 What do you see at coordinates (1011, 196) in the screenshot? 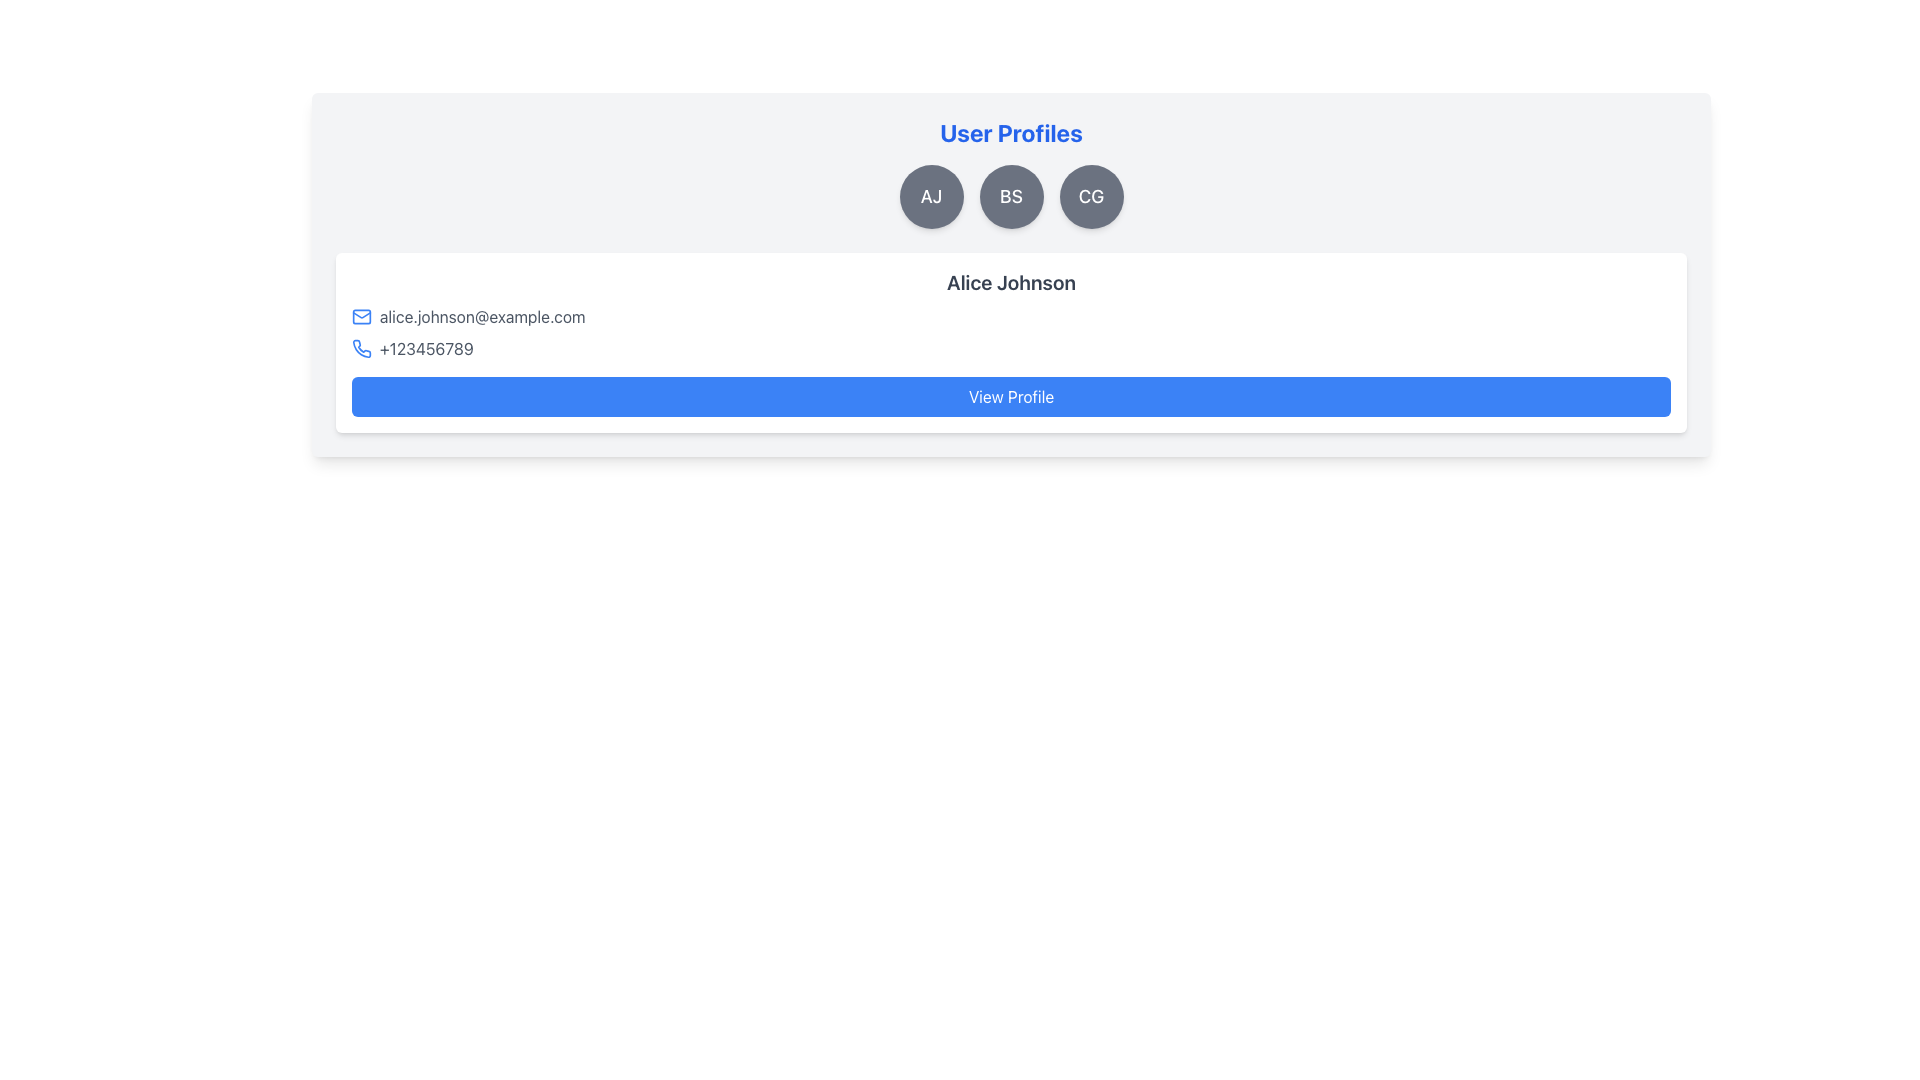
I see `the button labeled 'BS', which is the second button in a horizontal row of three, to trigger hover events` at bounding box center [1011, 196].